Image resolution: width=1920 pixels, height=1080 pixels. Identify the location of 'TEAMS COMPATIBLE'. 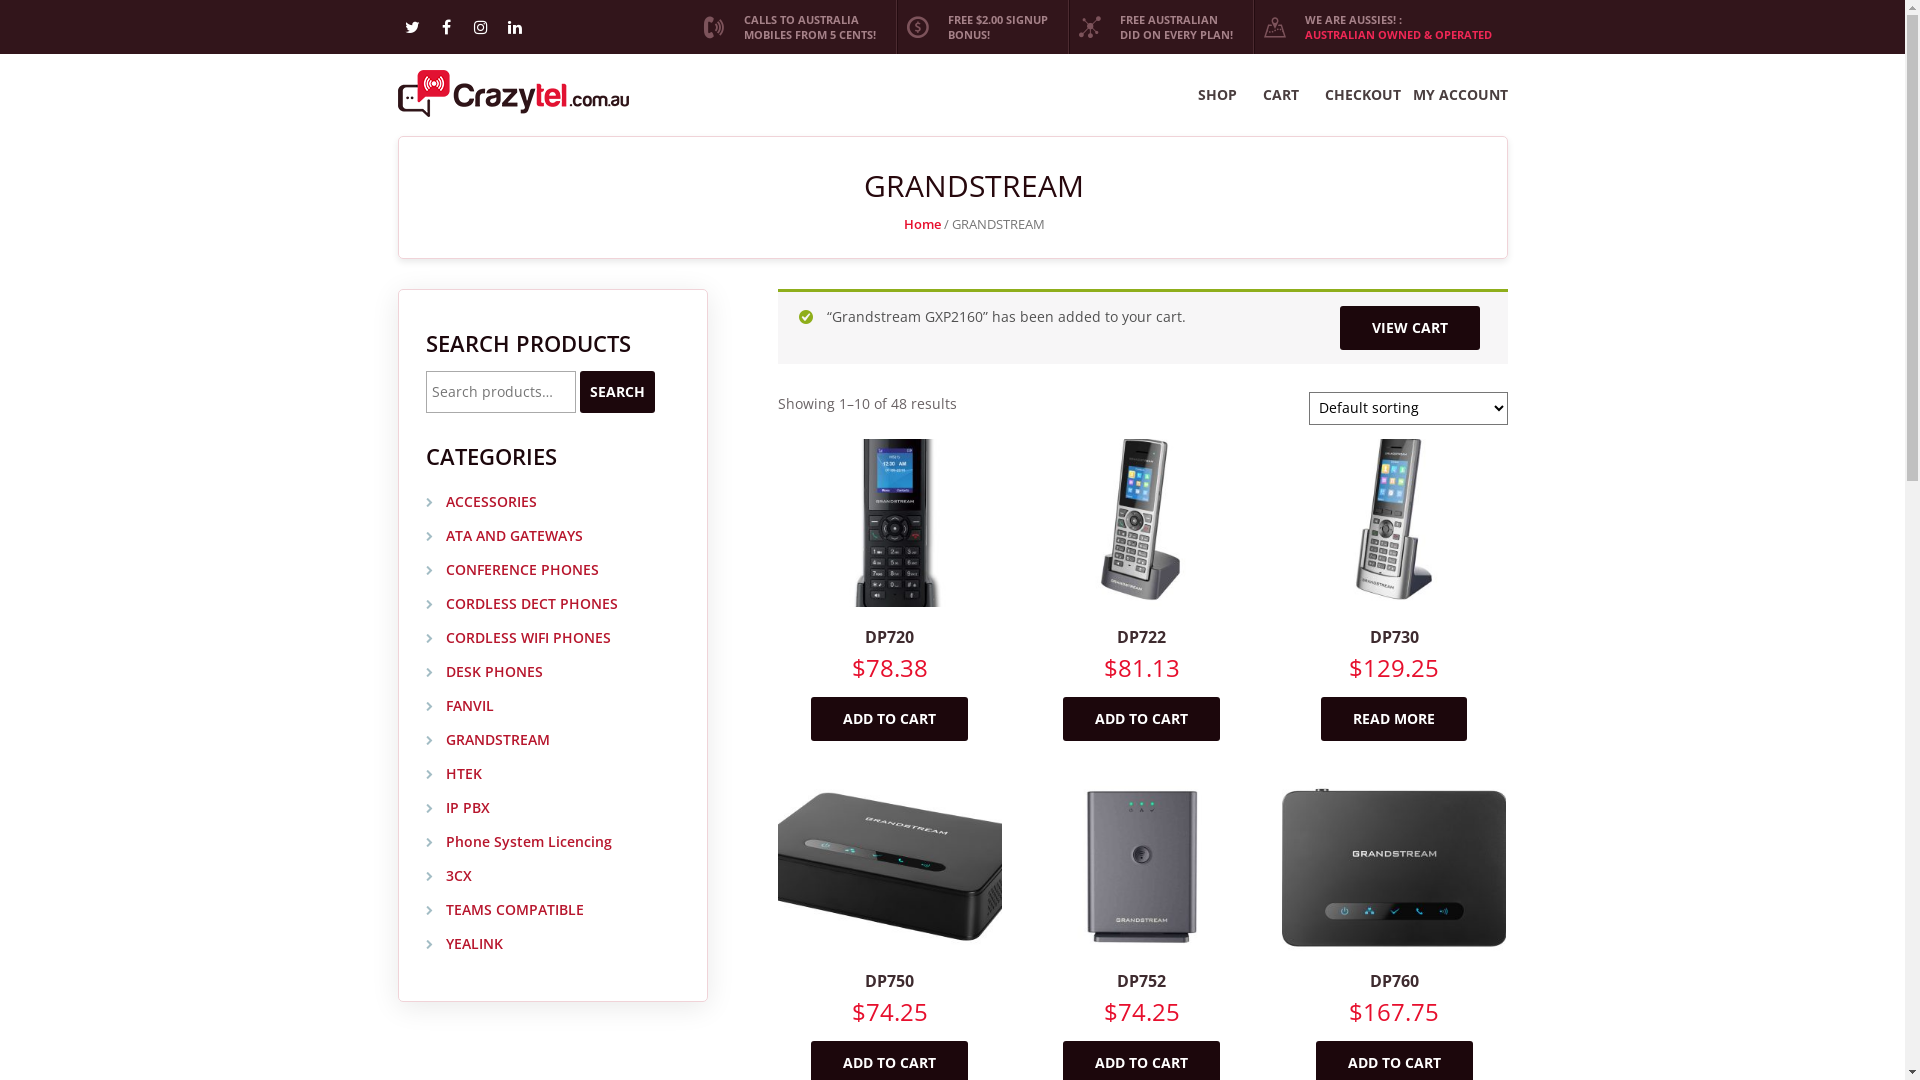
(504, 910).